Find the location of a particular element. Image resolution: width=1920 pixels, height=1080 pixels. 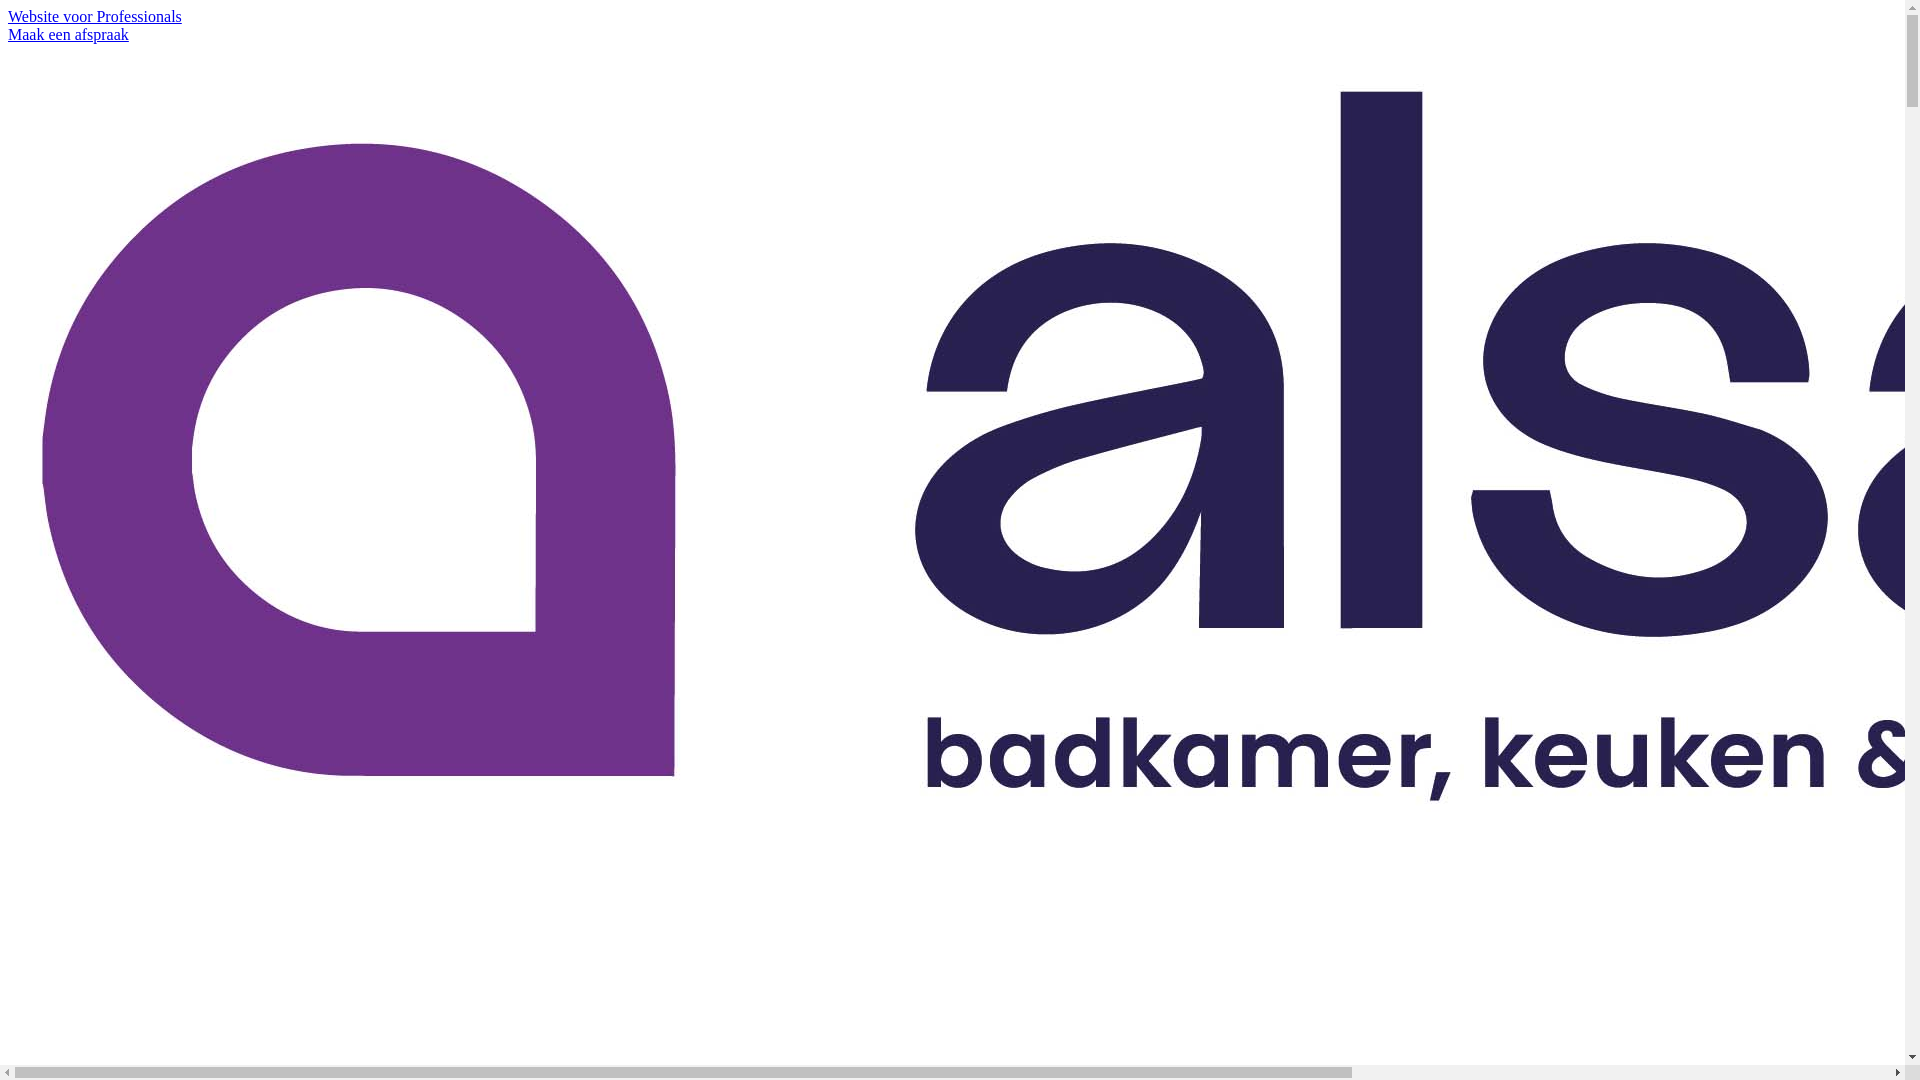

'Website voor Professionals' is located at coordinates (8, 16).